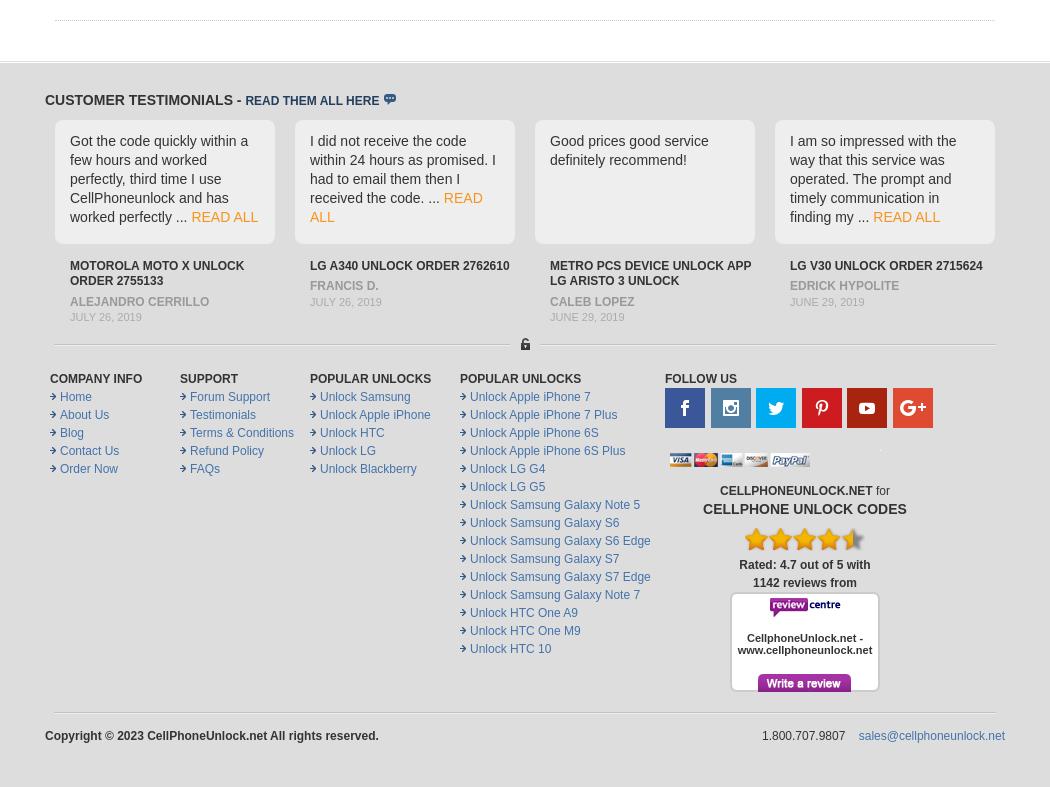  What do you see at coordinates (816, 582) in the screenshot?
I see `'reviews from'` at bounding box center [816, 582].